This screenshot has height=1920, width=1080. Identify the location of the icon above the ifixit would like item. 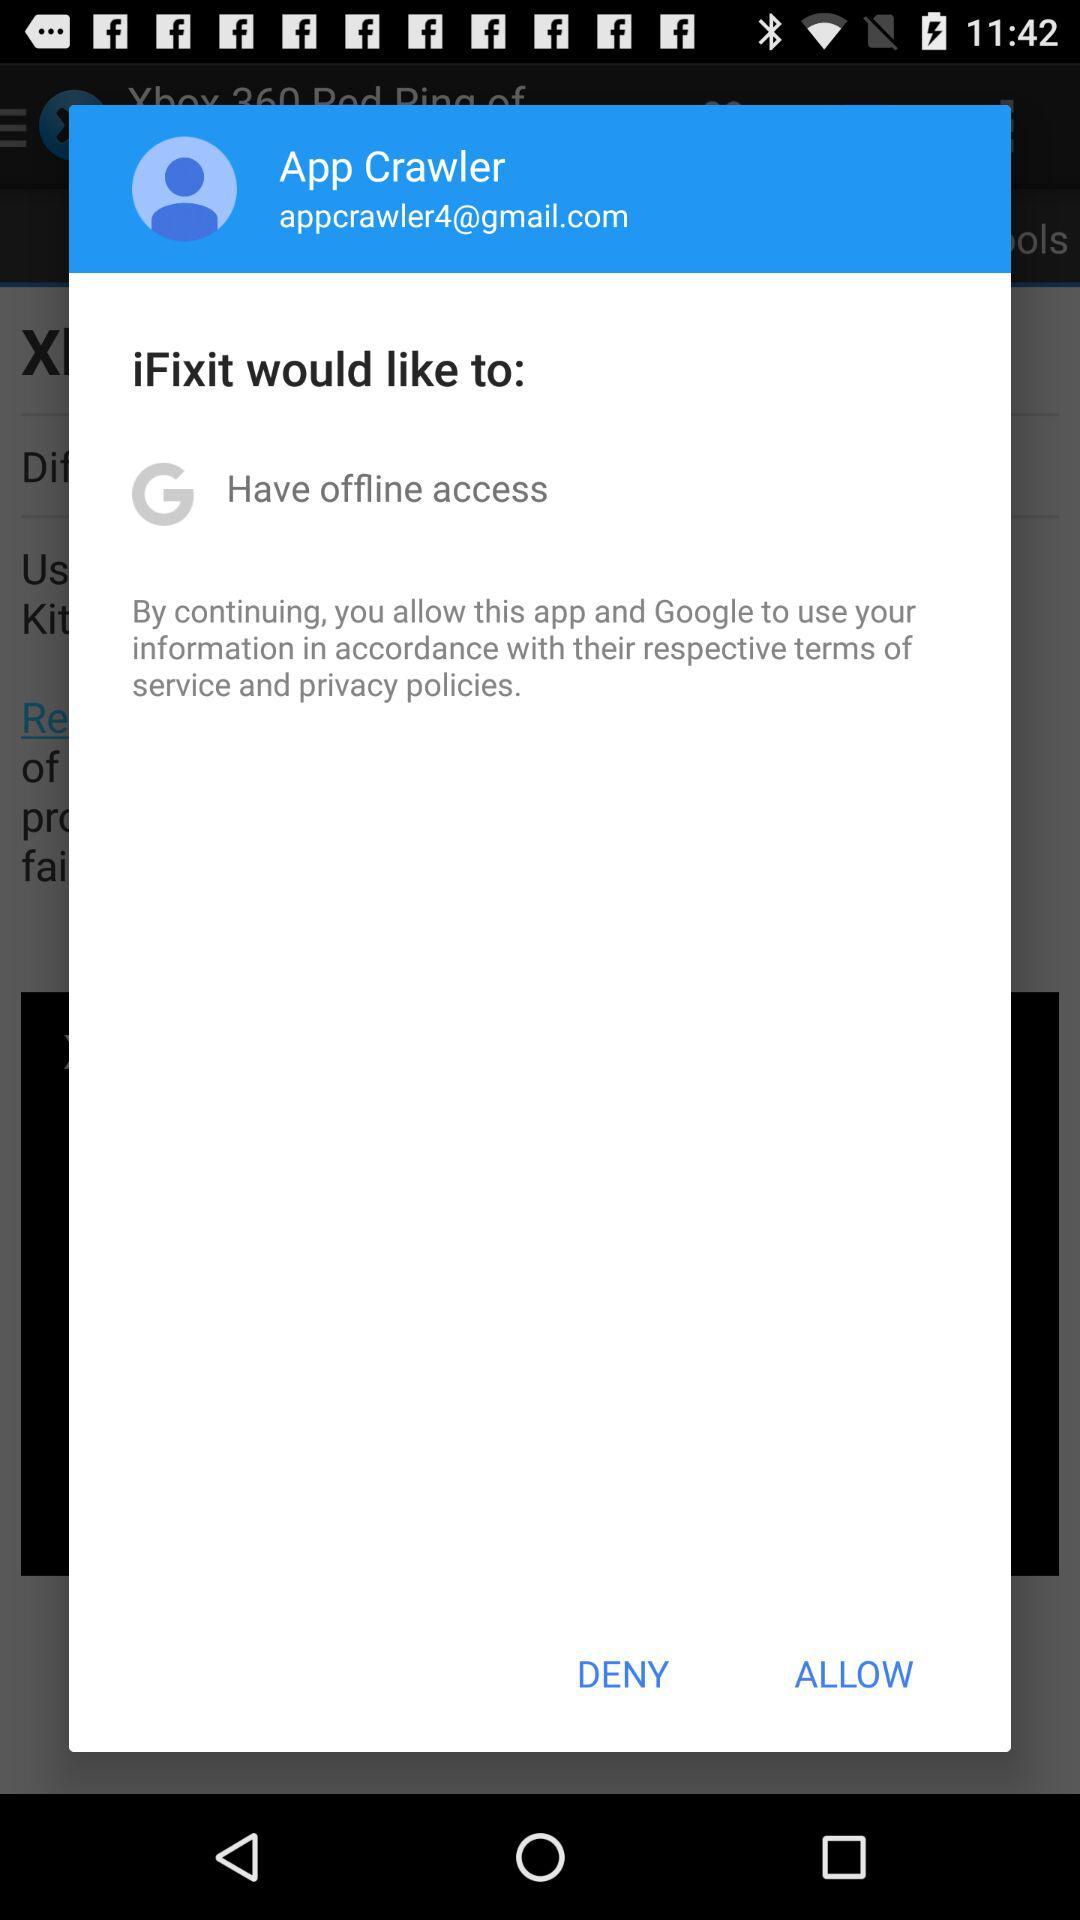
(184, 188).